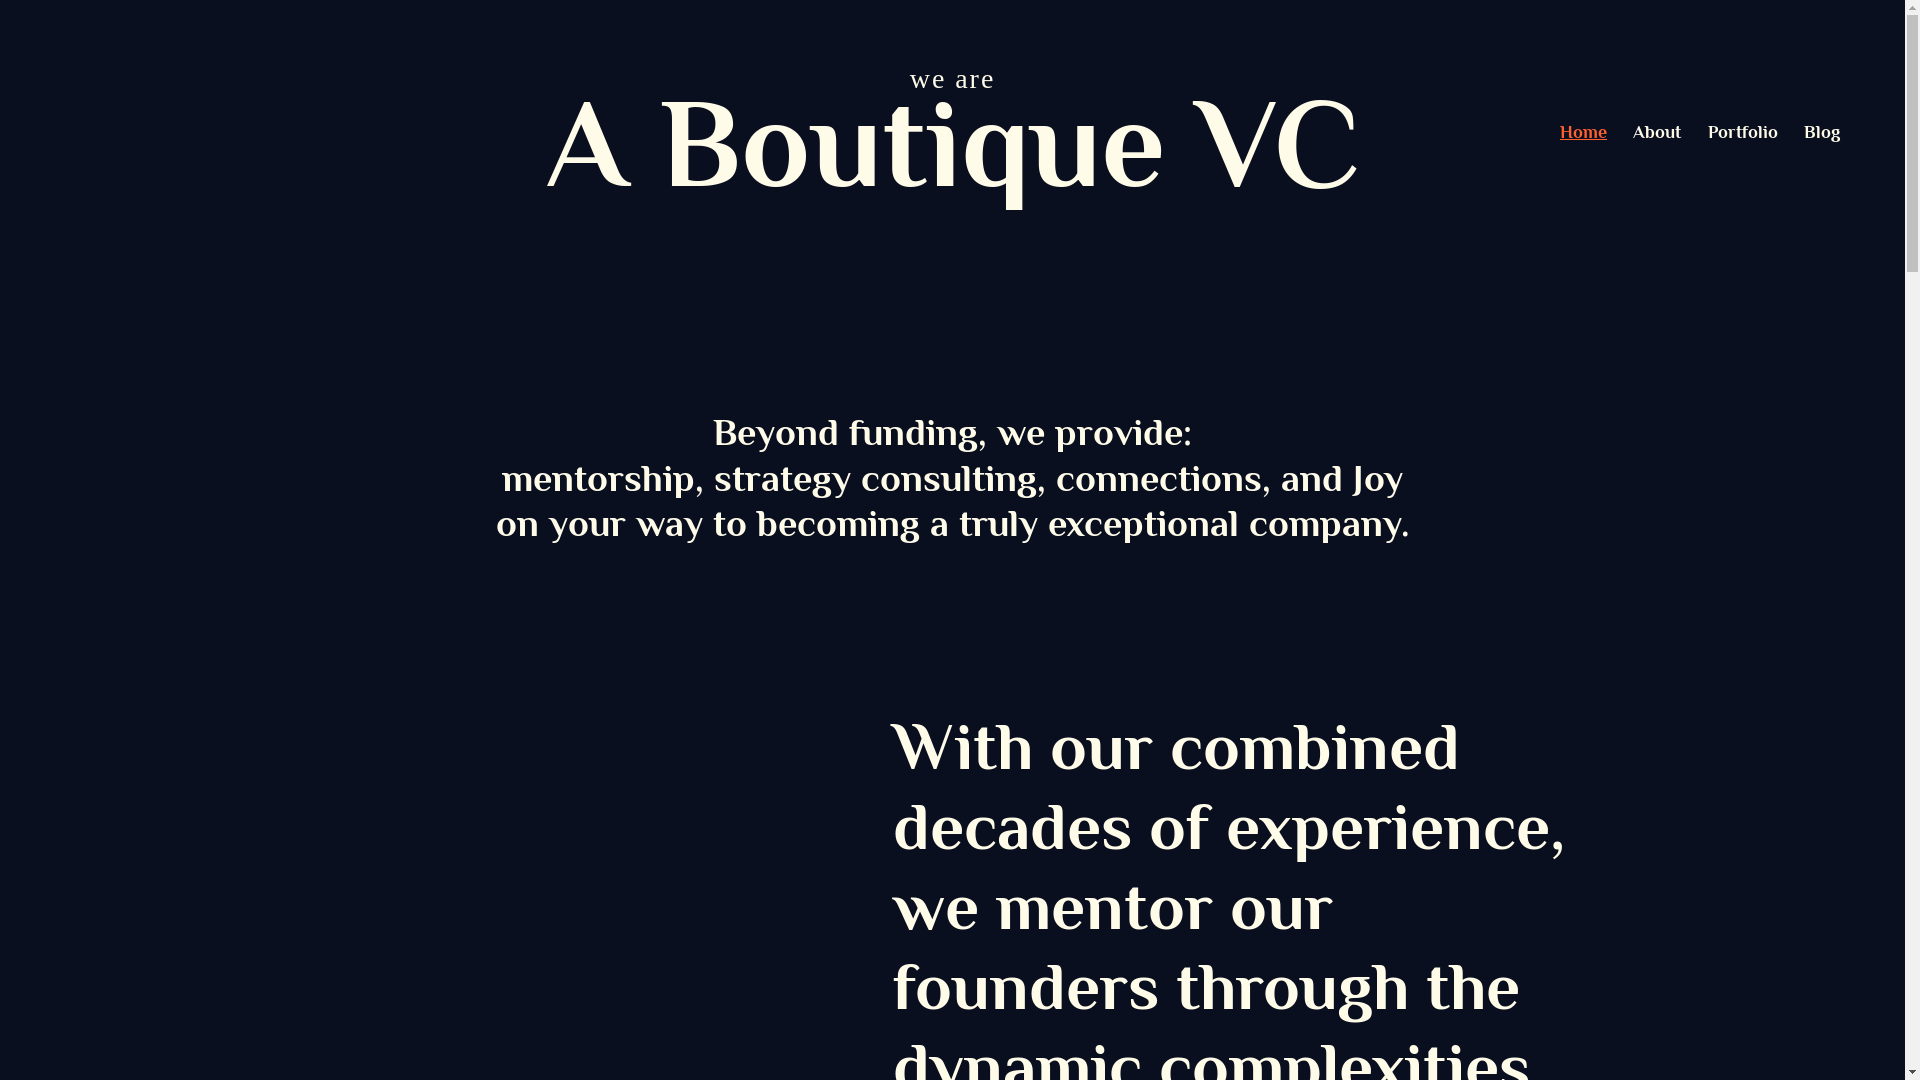  Describe the element at coordinates (1582, 131) in the screenshot. I see `'Home'` at that location.